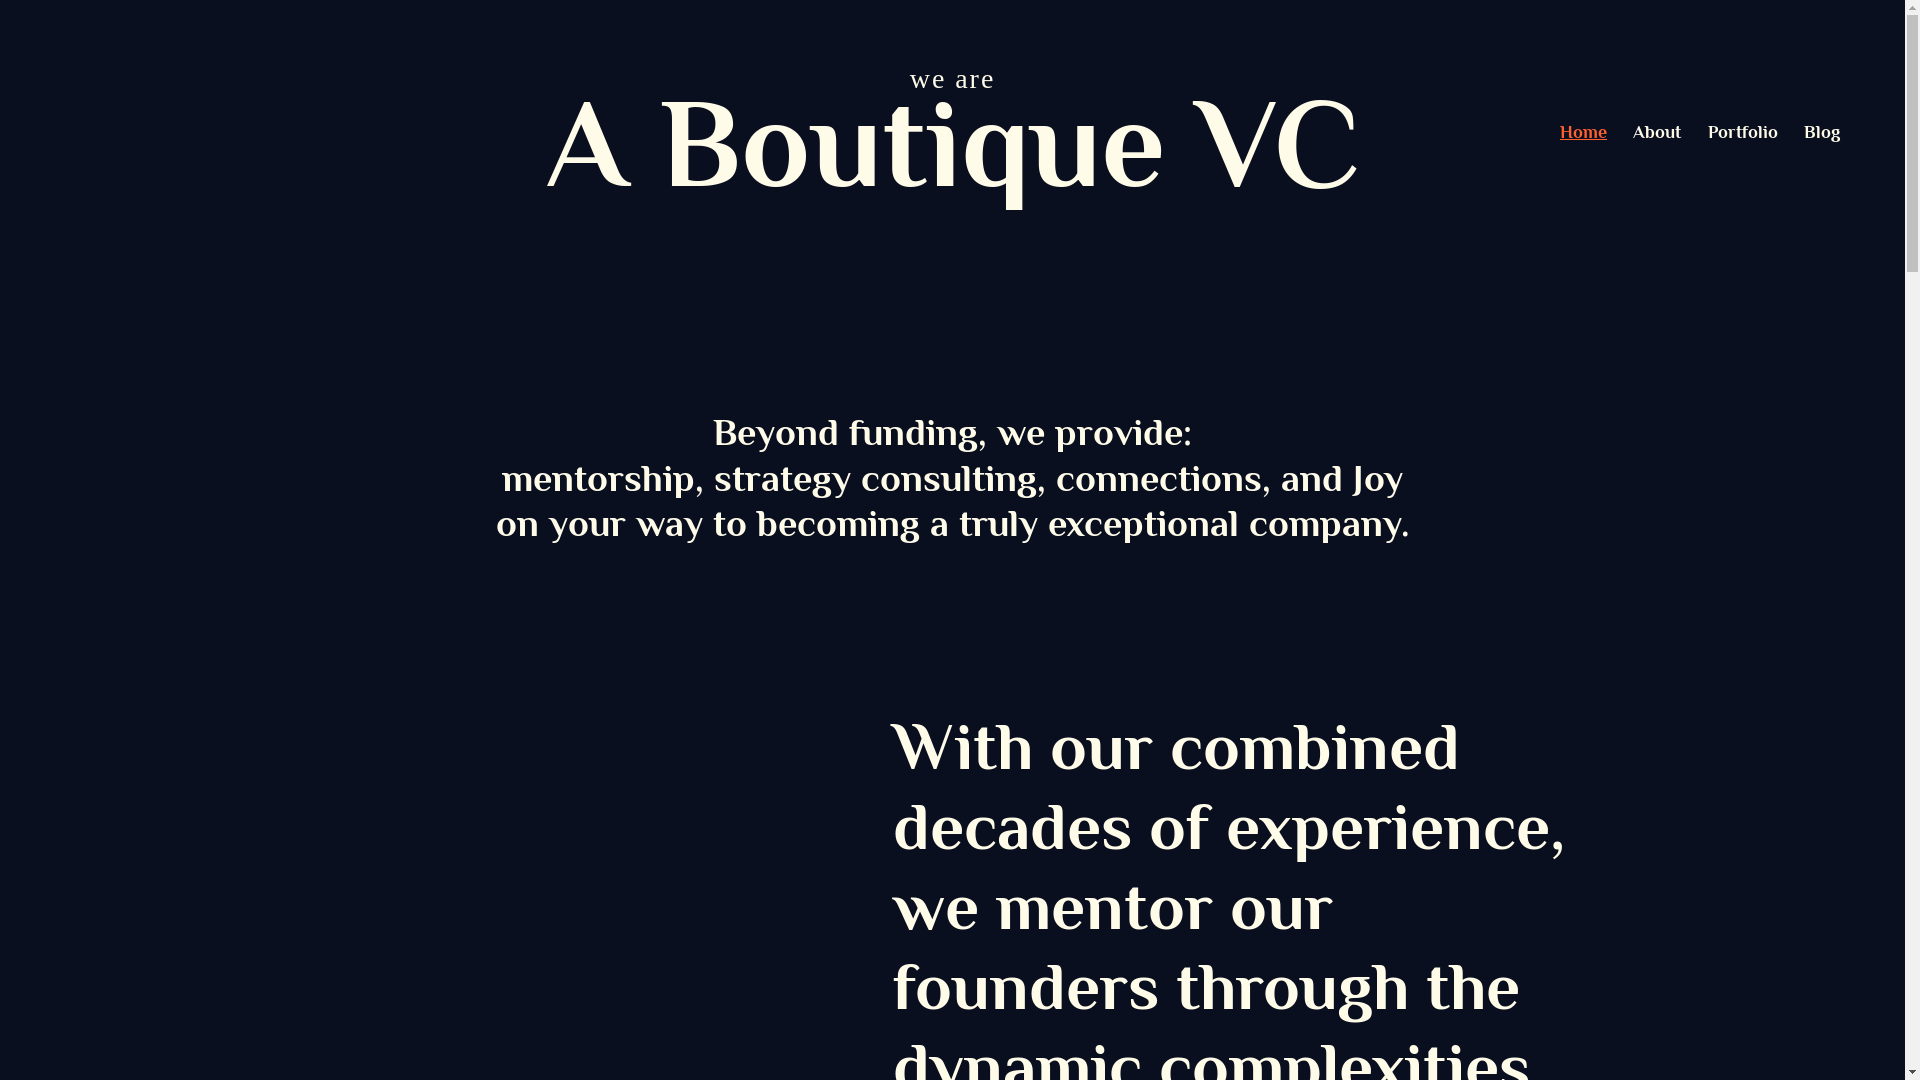  Describe the element at coordinates (1582, 131) in the screenshot. I see `'Home'` at that location.